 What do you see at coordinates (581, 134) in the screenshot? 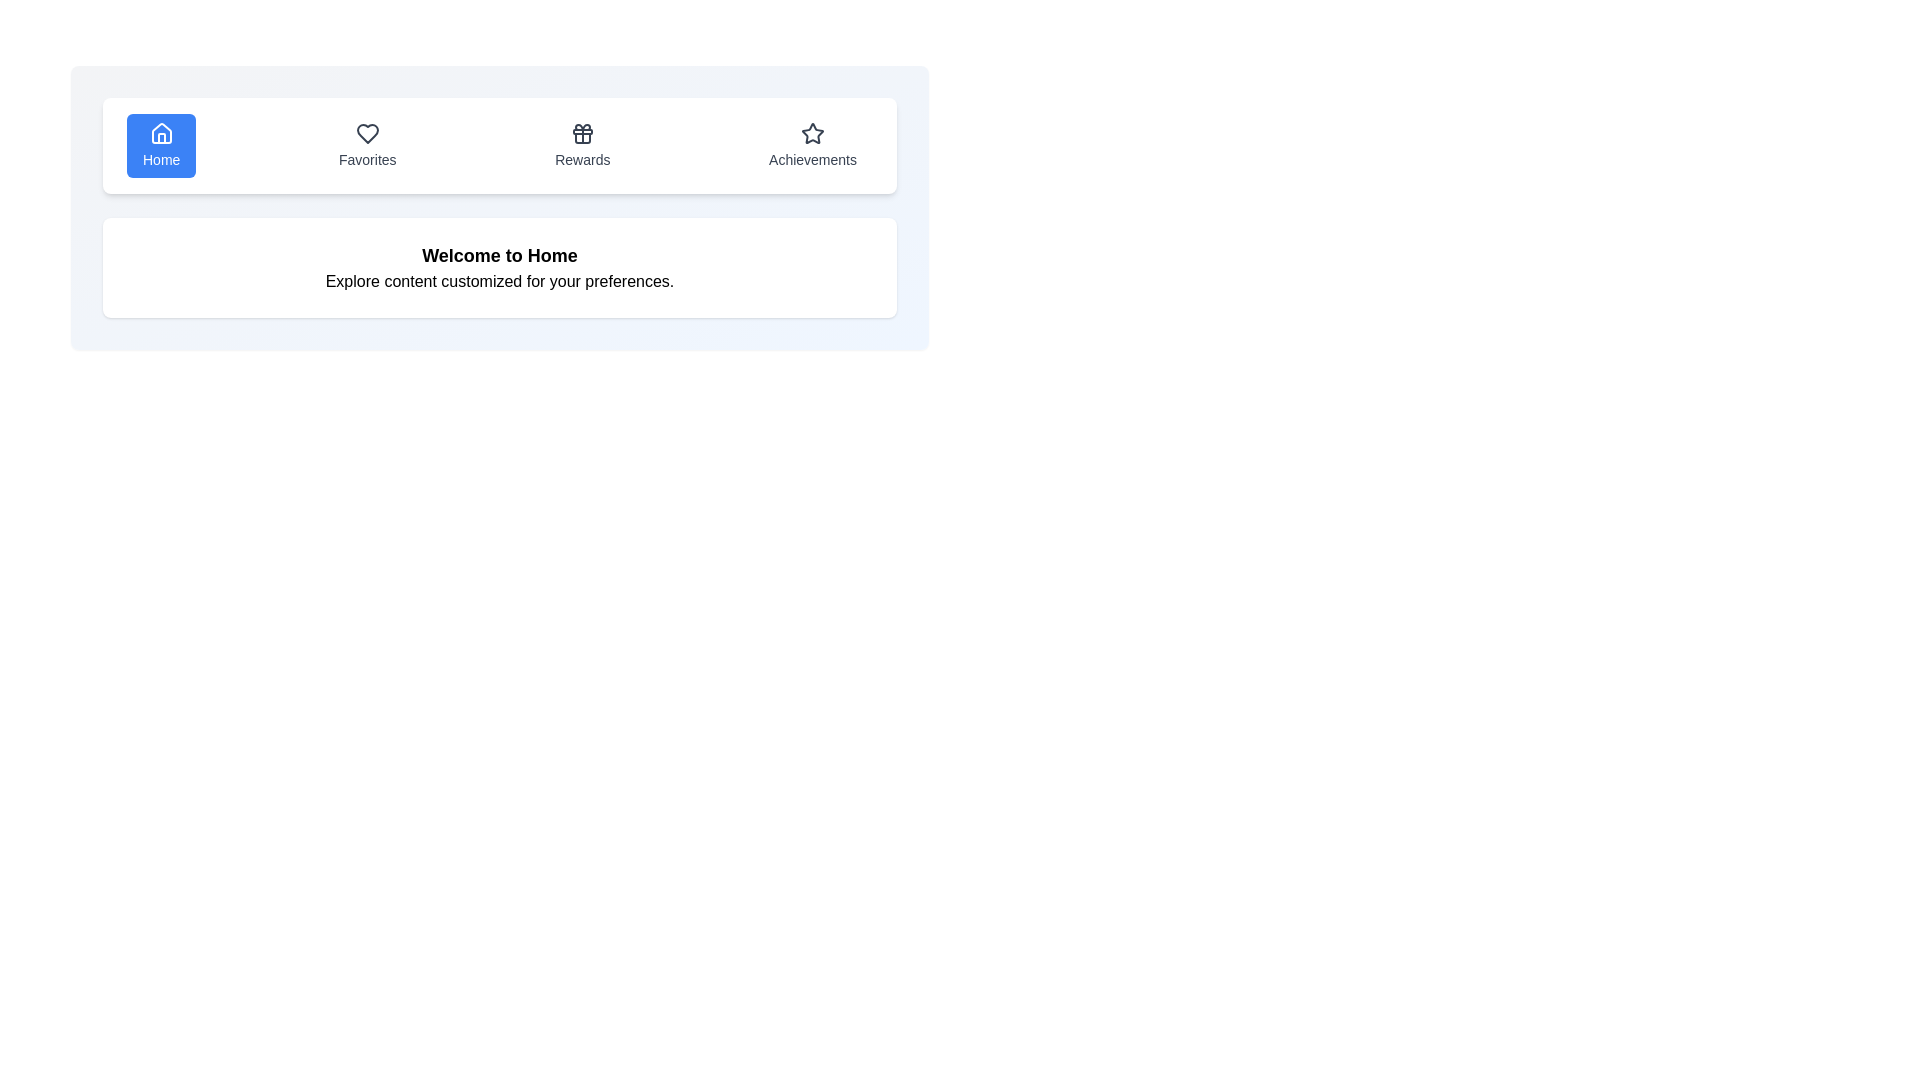
I see `the gift box icon located in the navigation bar above the 'Rewards' label, positioned between the 'Favorites' and 'Achievements' sections` at bounding box center [581, 134].